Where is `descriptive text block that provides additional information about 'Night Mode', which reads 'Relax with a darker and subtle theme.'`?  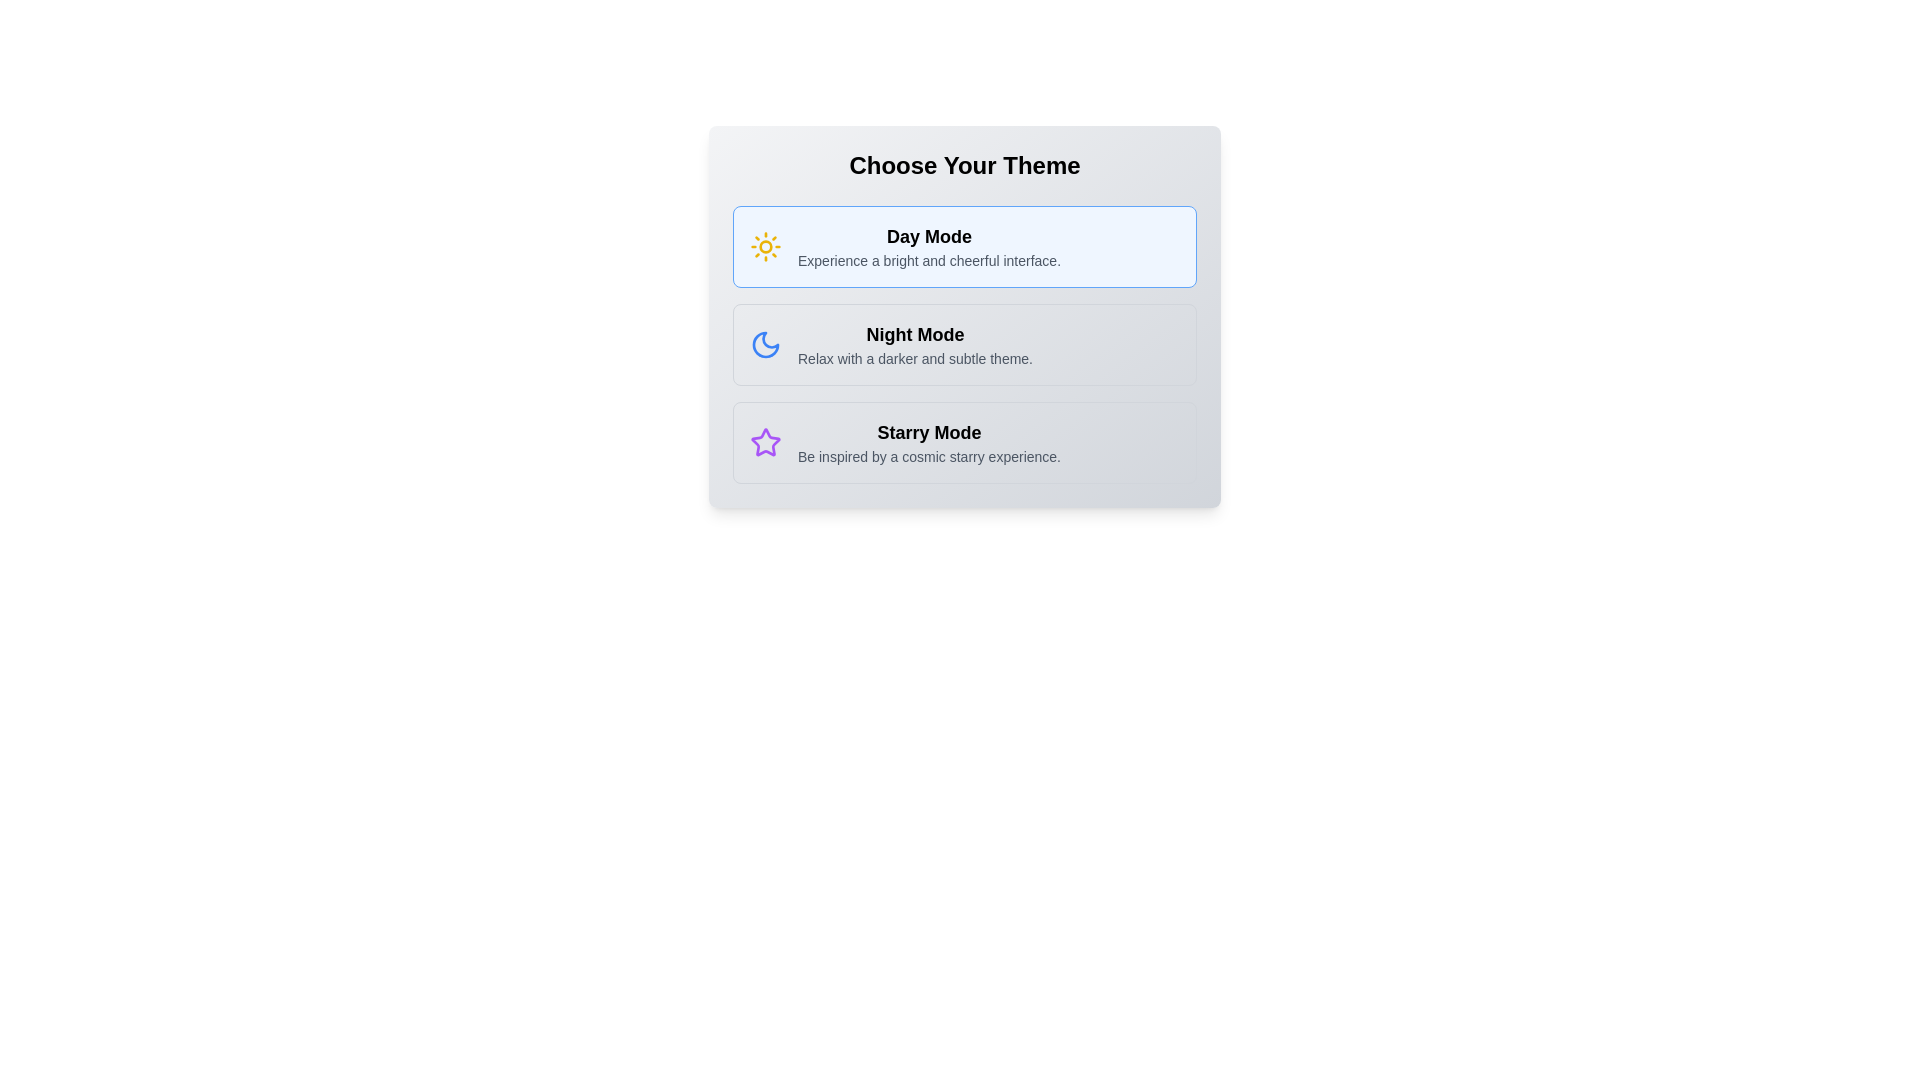
descriptive text block that provides additional information about 'Night Mode', which reads 'Relax with a darker and subtle theme.' is located at coordinates (914, 357).